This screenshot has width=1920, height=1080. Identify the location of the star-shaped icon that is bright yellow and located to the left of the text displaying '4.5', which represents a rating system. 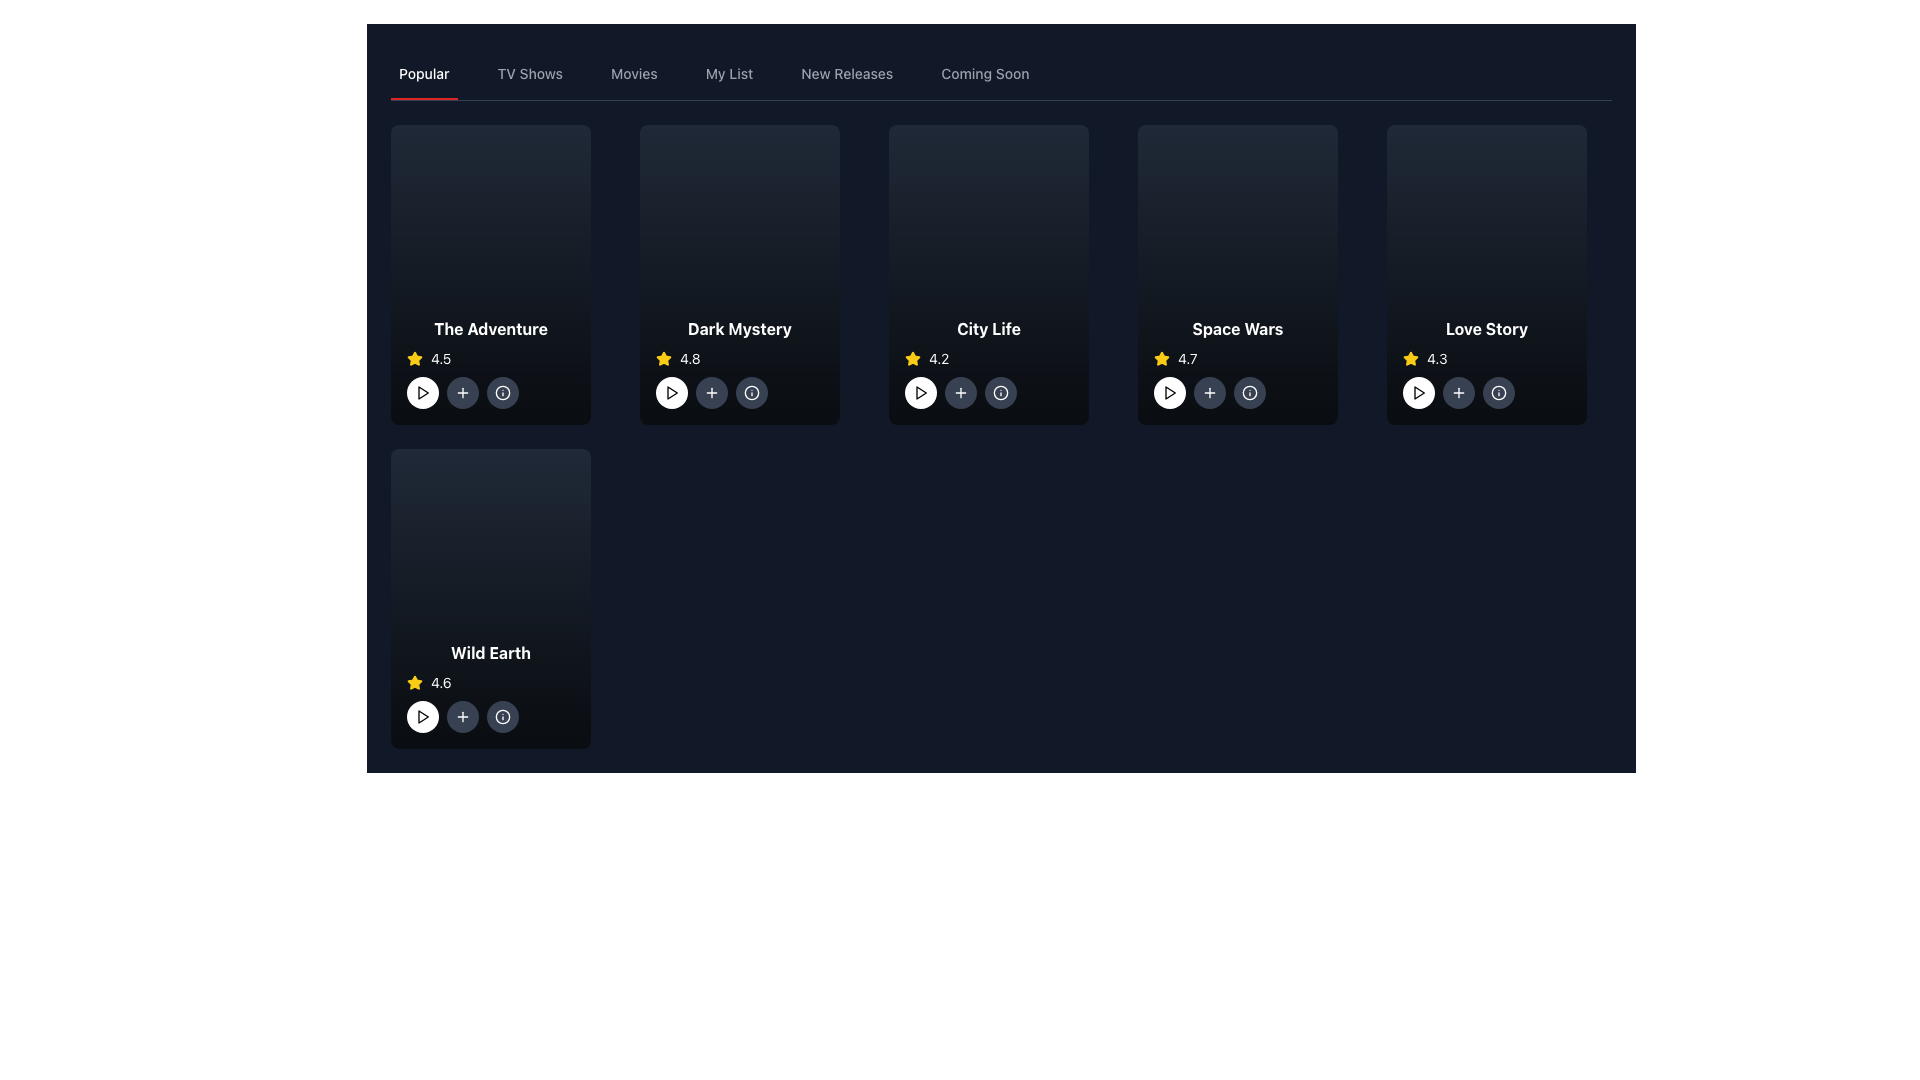
(413, 357).